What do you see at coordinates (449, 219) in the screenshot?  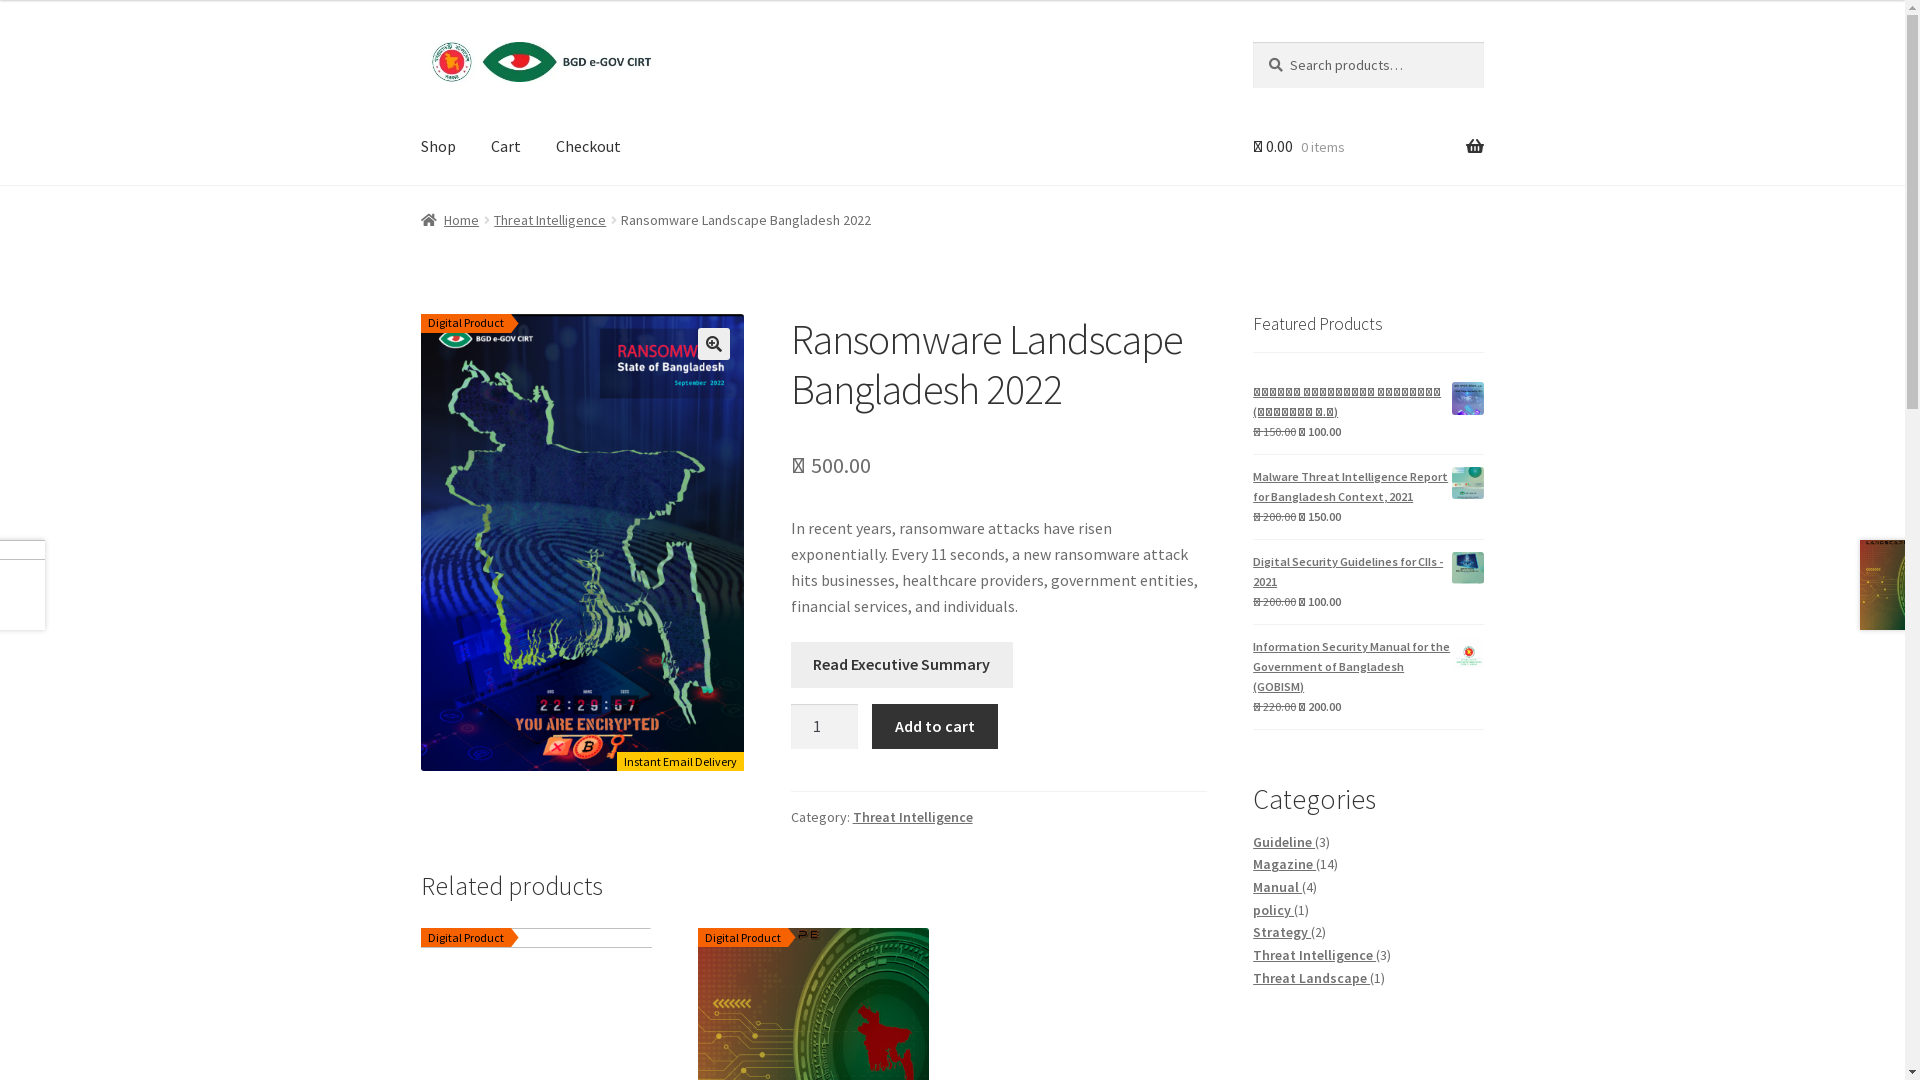 I see `'Home'` at bounding box center [449, 219].